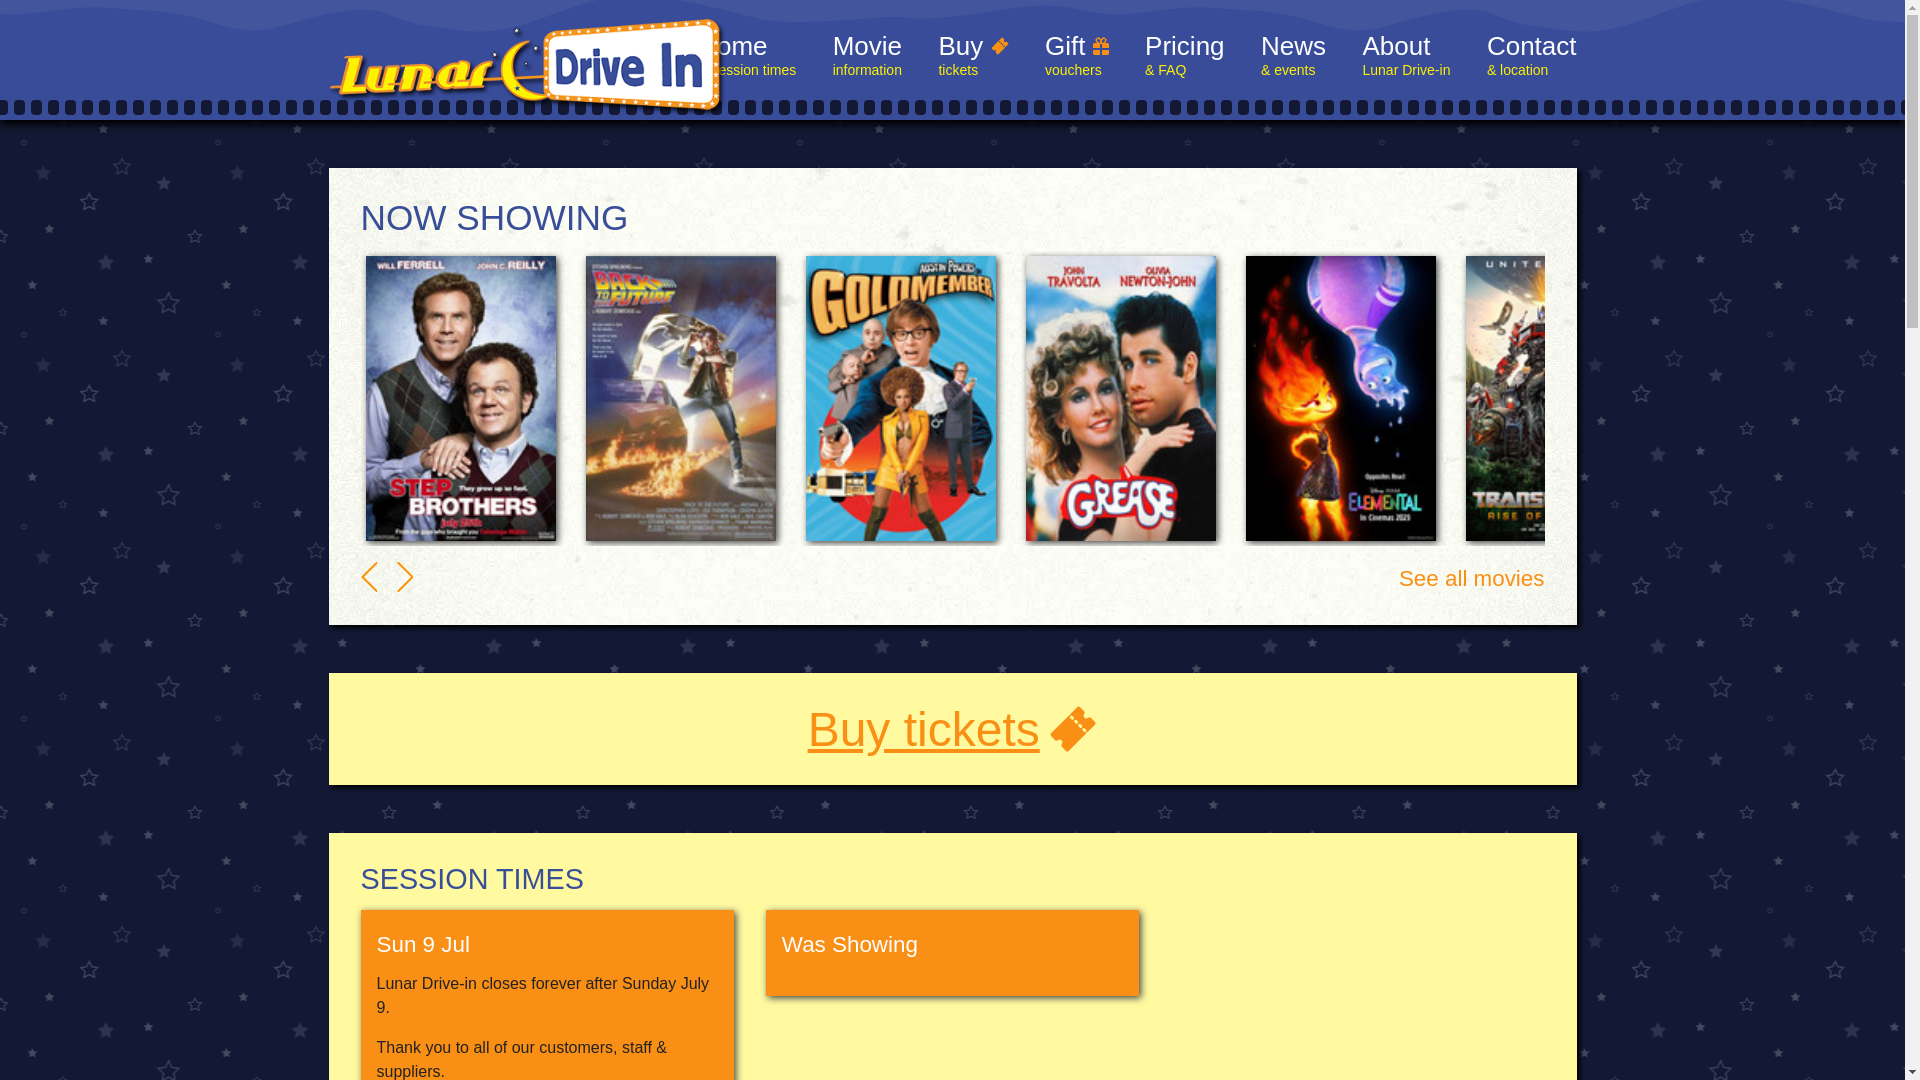 This screenshot has height=1080, width=1920. I want to click on 'Movie, so click(867, 56).